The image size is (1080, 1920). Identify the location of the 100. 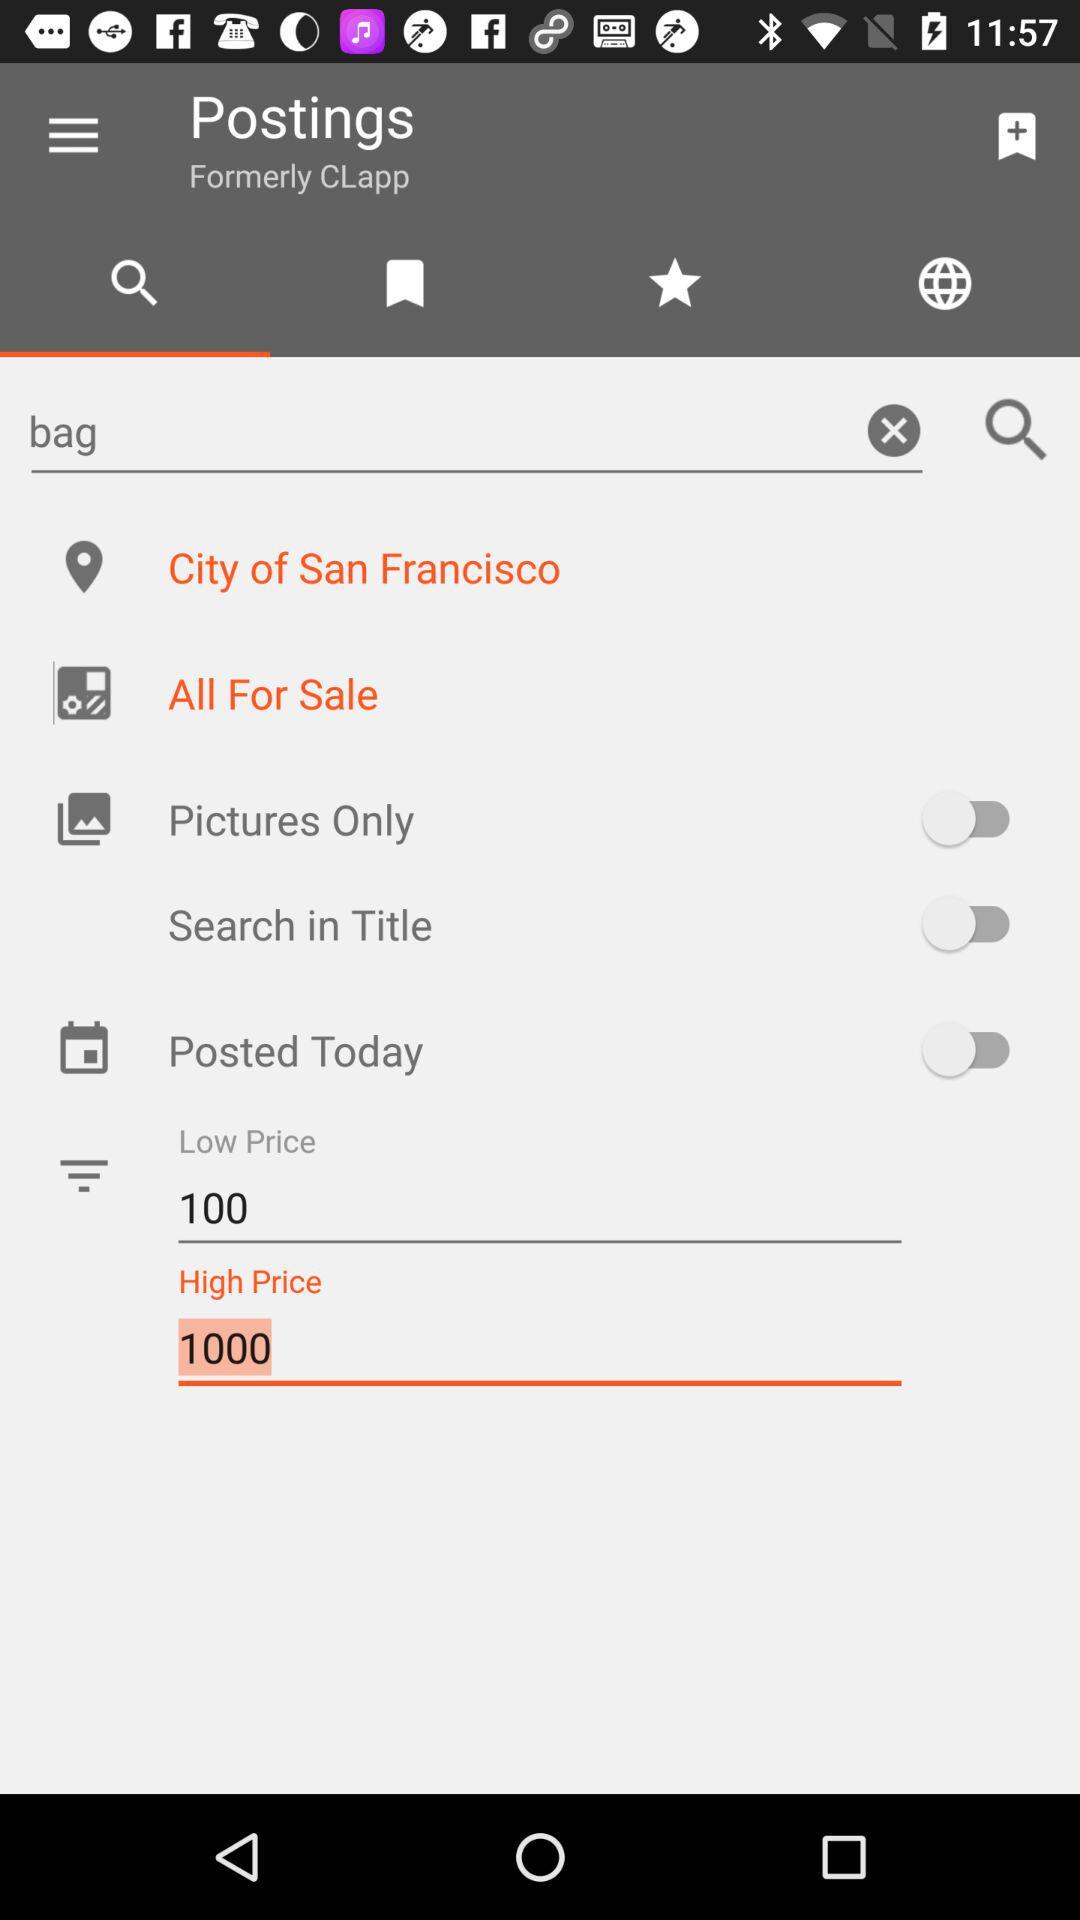
(540, 1206).